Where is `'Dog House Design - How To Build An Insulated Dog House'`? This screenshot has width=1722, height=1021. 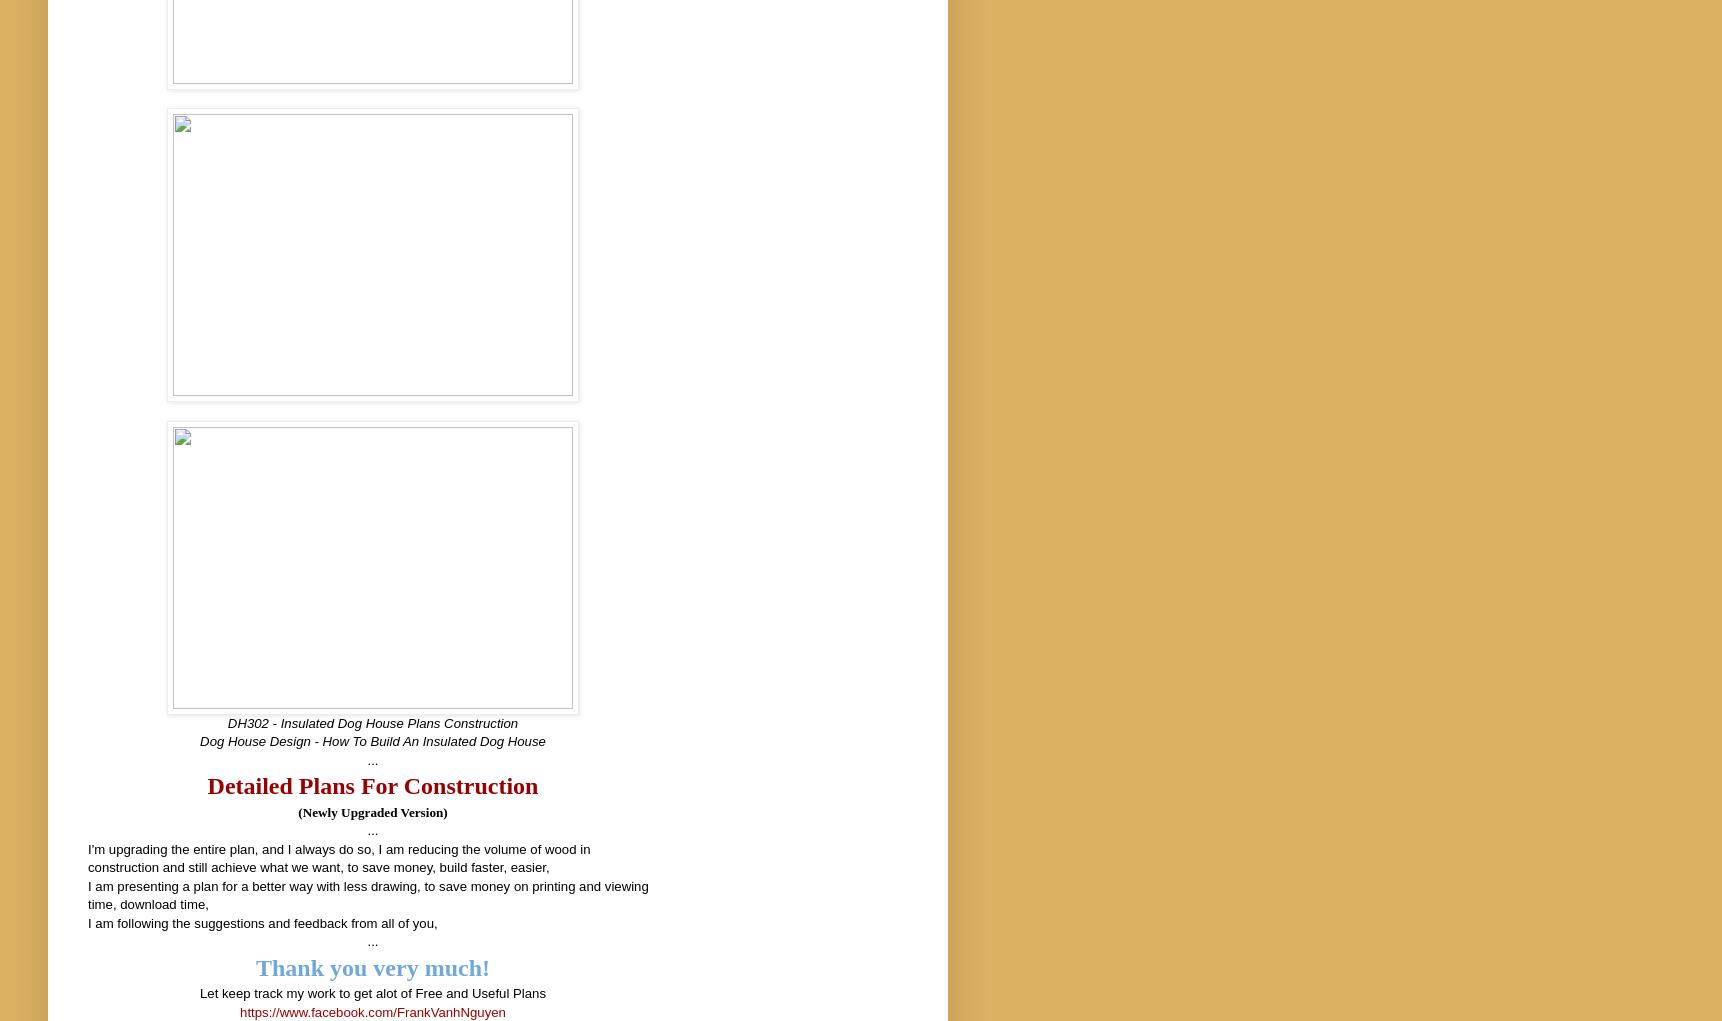 'Dog House Design - How To Build An Insulated Dog House' is located at coordinates (372, 740).